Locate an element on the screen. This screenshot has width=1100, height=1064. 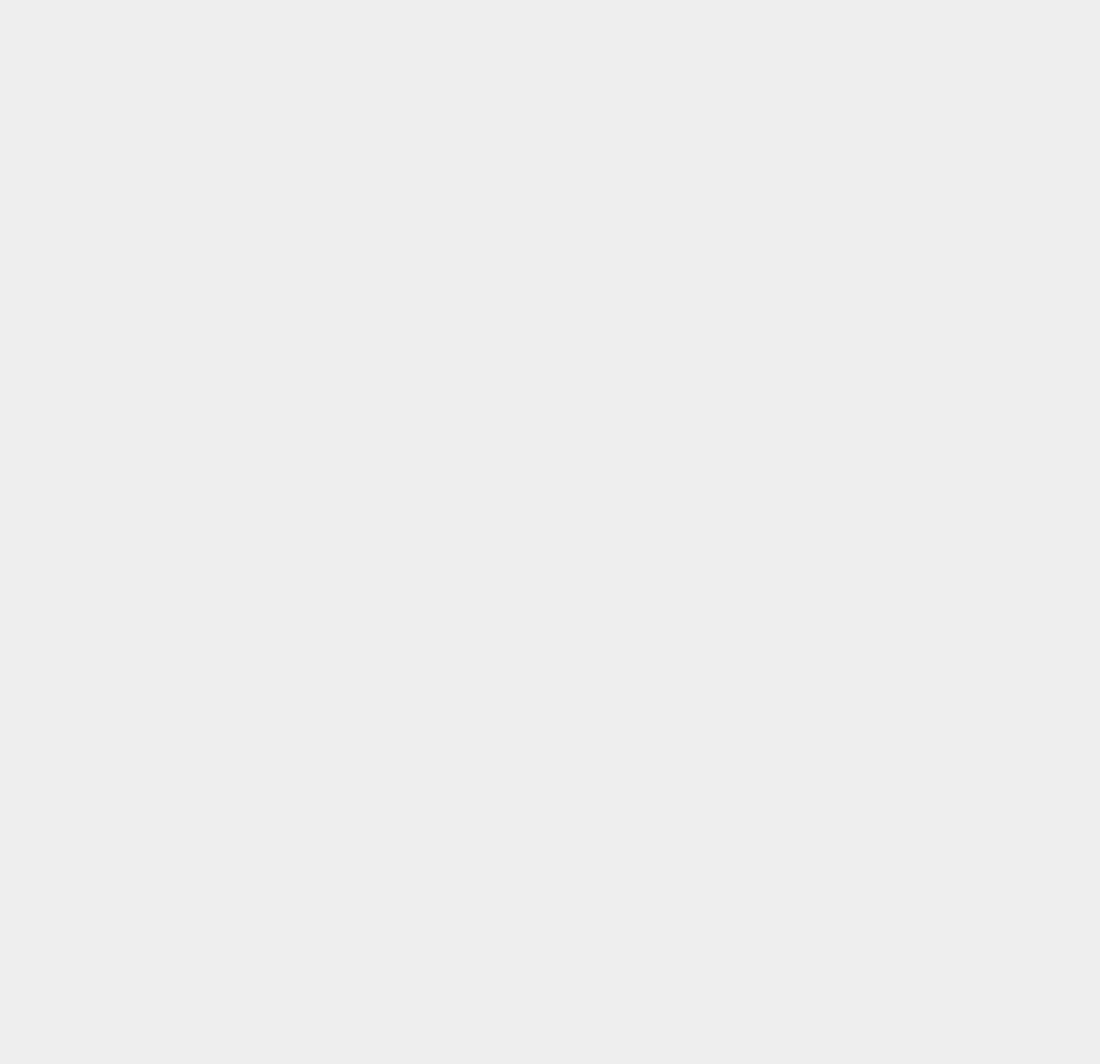
'PIPA' is located at coordinates (778, 860).